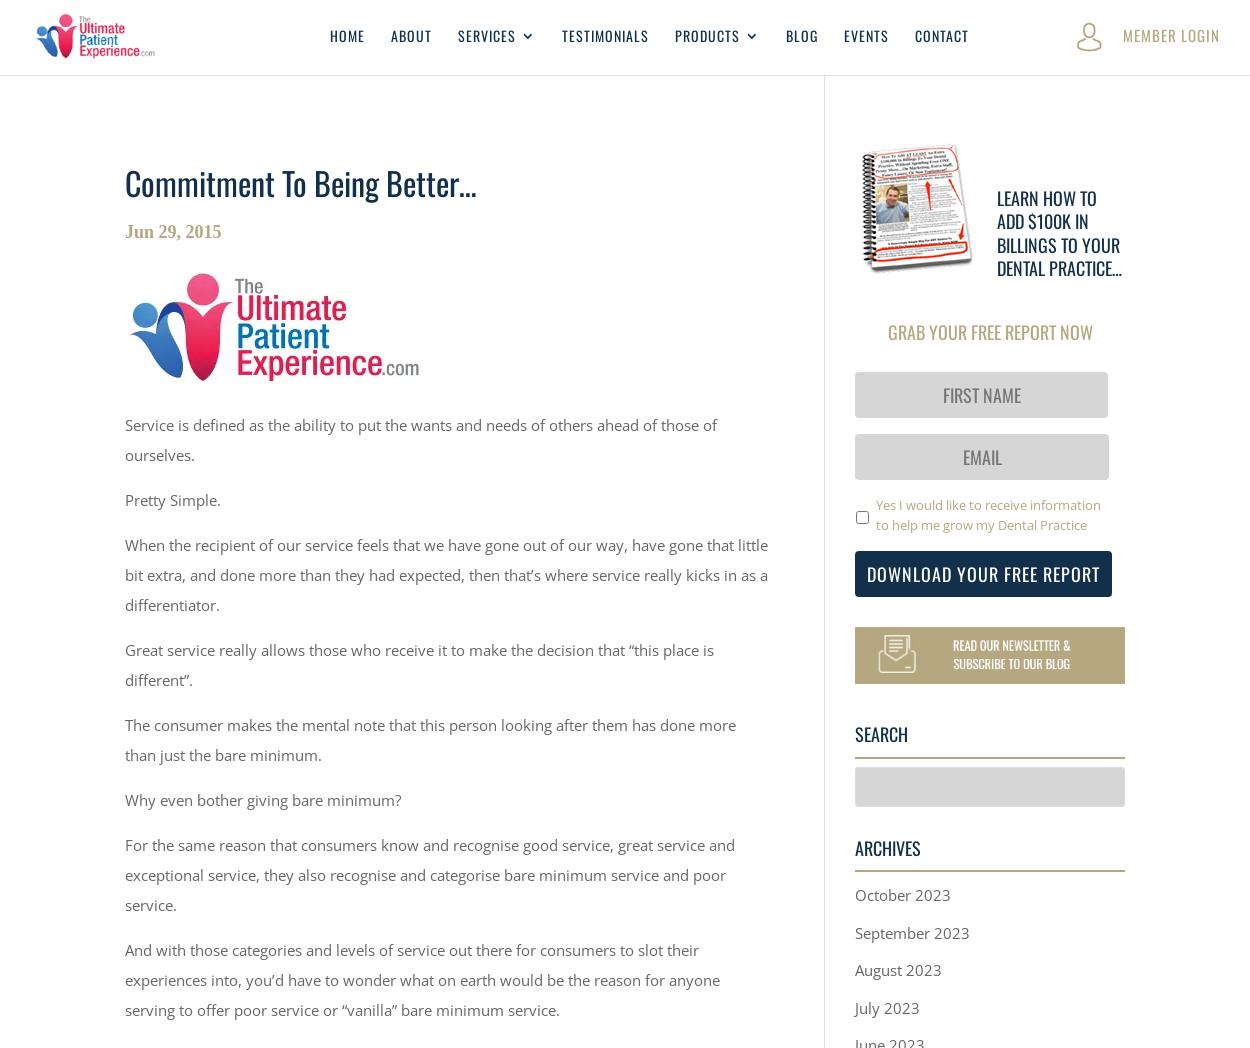 This screenshot has width=1250, height=1048. What do you see at coordinates (915, 33) in the screenshot?
I see `'Contact'` at bounding box center [915, 33].